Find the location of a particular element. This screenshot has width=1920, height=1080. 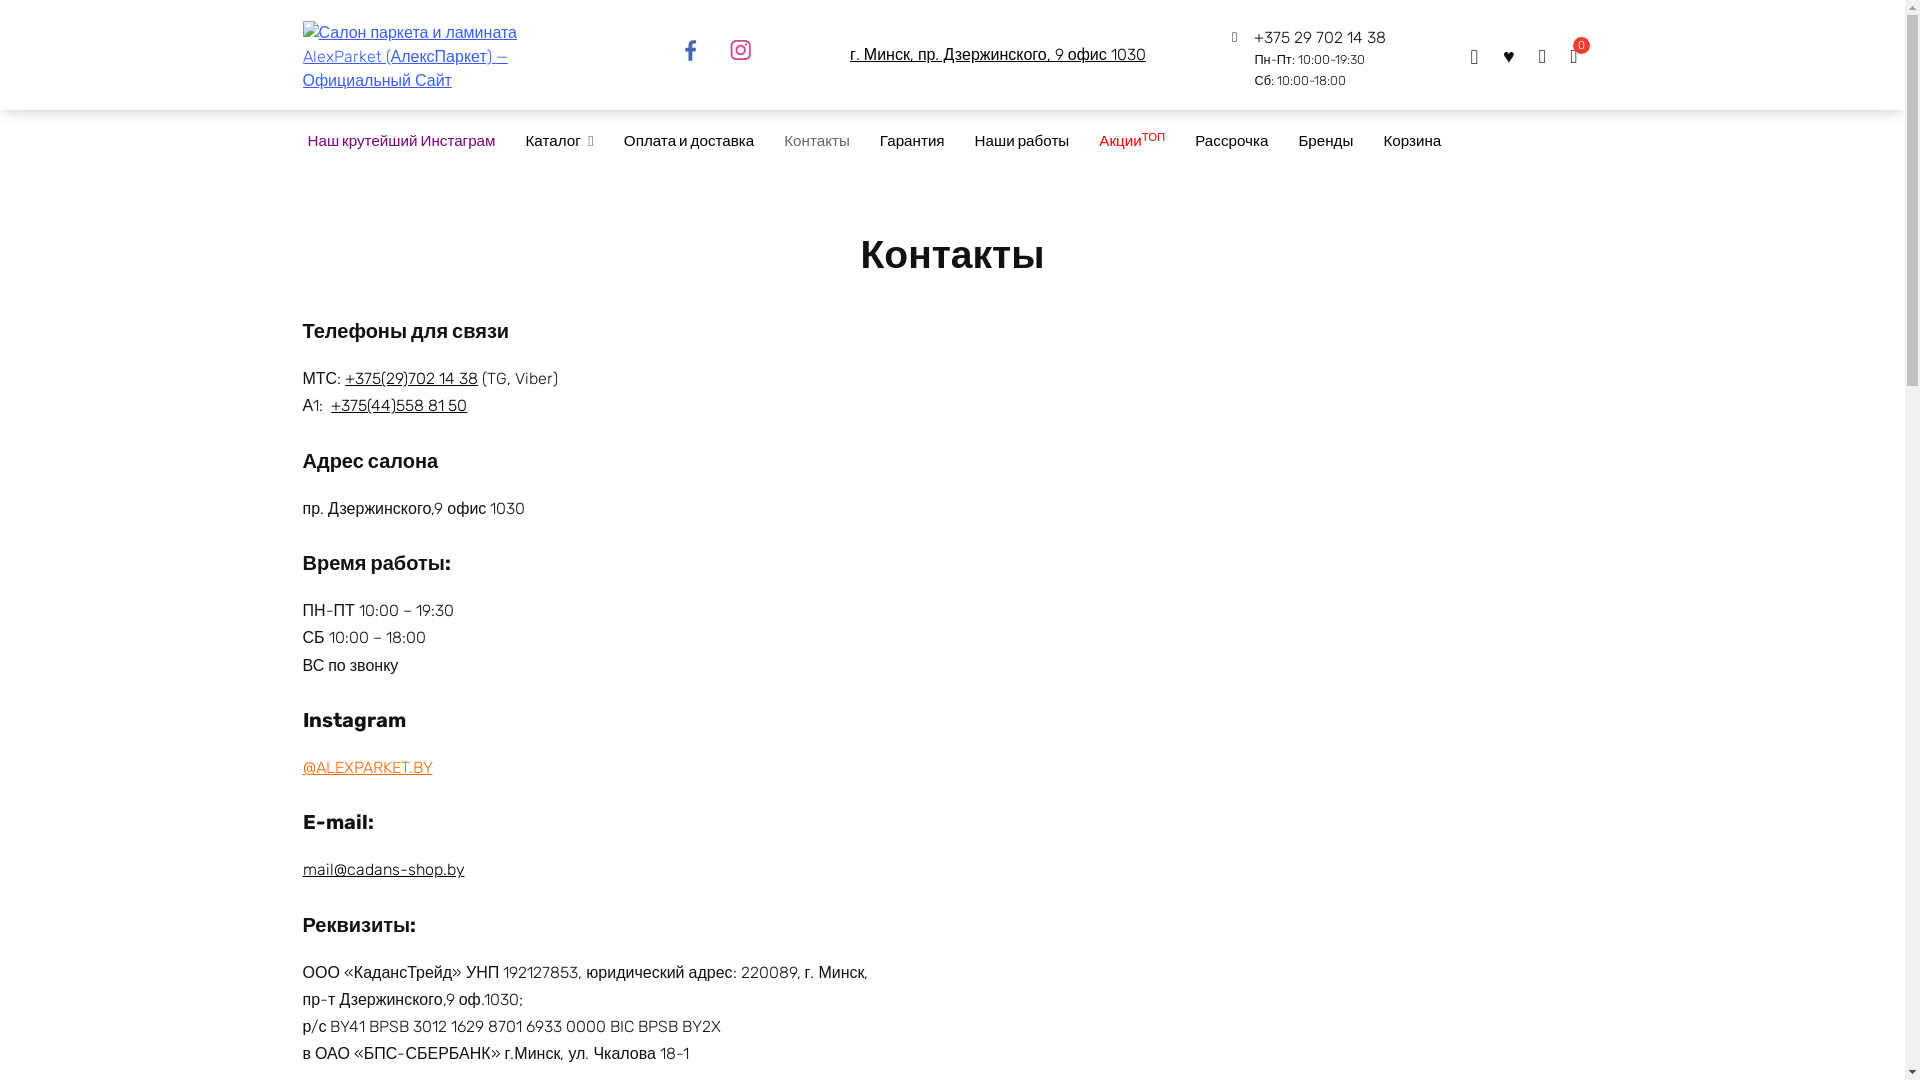

'@ALEXPARKET.BY' is located at coordinates (366, 766).